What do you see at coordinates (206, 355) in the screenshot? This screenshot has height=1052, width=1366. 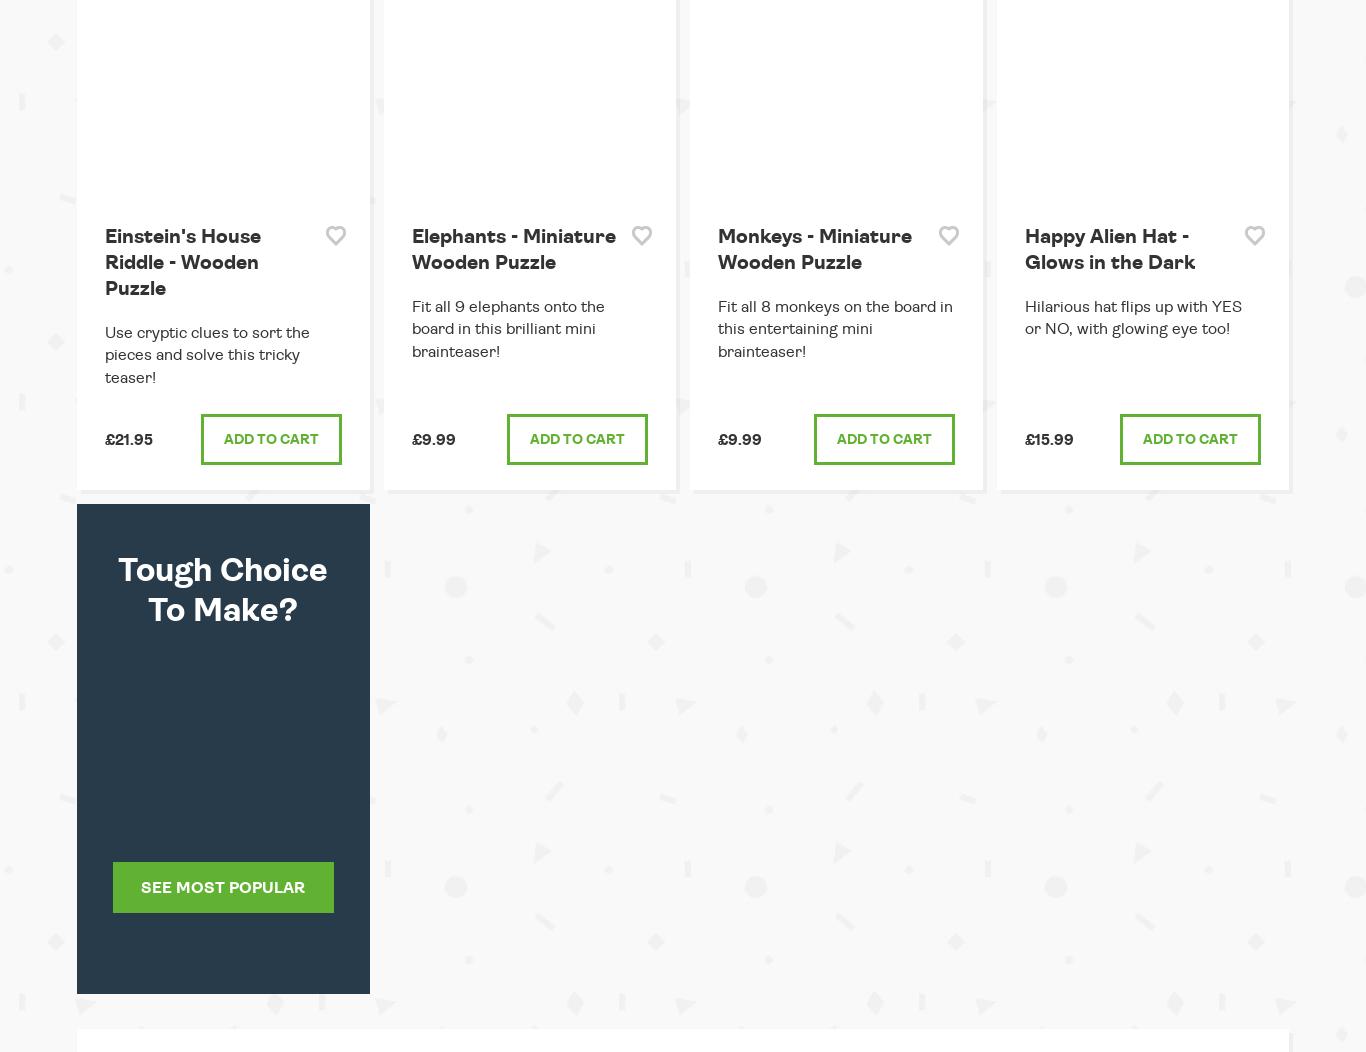 I see `'Use cryptic clues to sort the pieces and solve this tricky teaser!'` at bounding box center [206, 355].